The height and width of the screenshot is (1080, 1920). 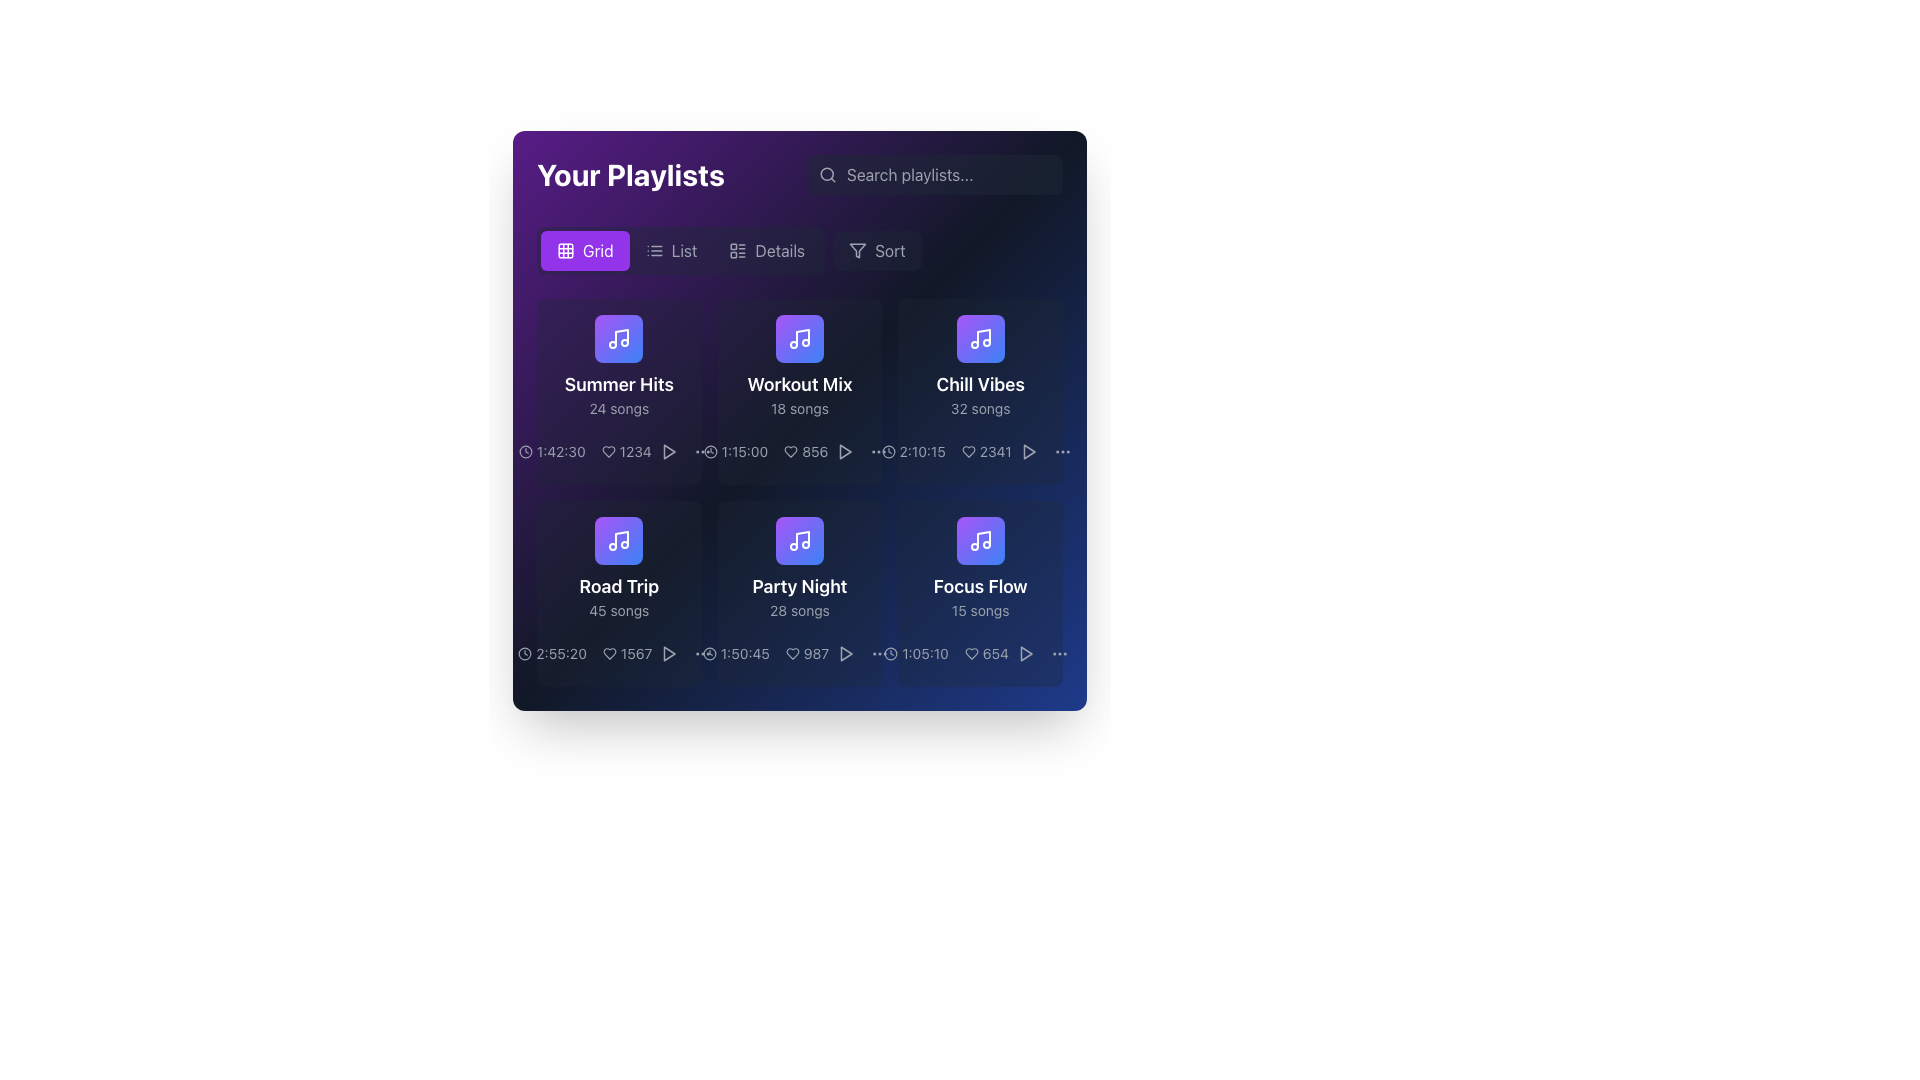 I want to click on the text element displaying the duration of the 'Focus Flow' playlist, located near the bottom-right corner of the playlist panel, beside a heart icon and above a play button icon, so click(x=915, y=654).